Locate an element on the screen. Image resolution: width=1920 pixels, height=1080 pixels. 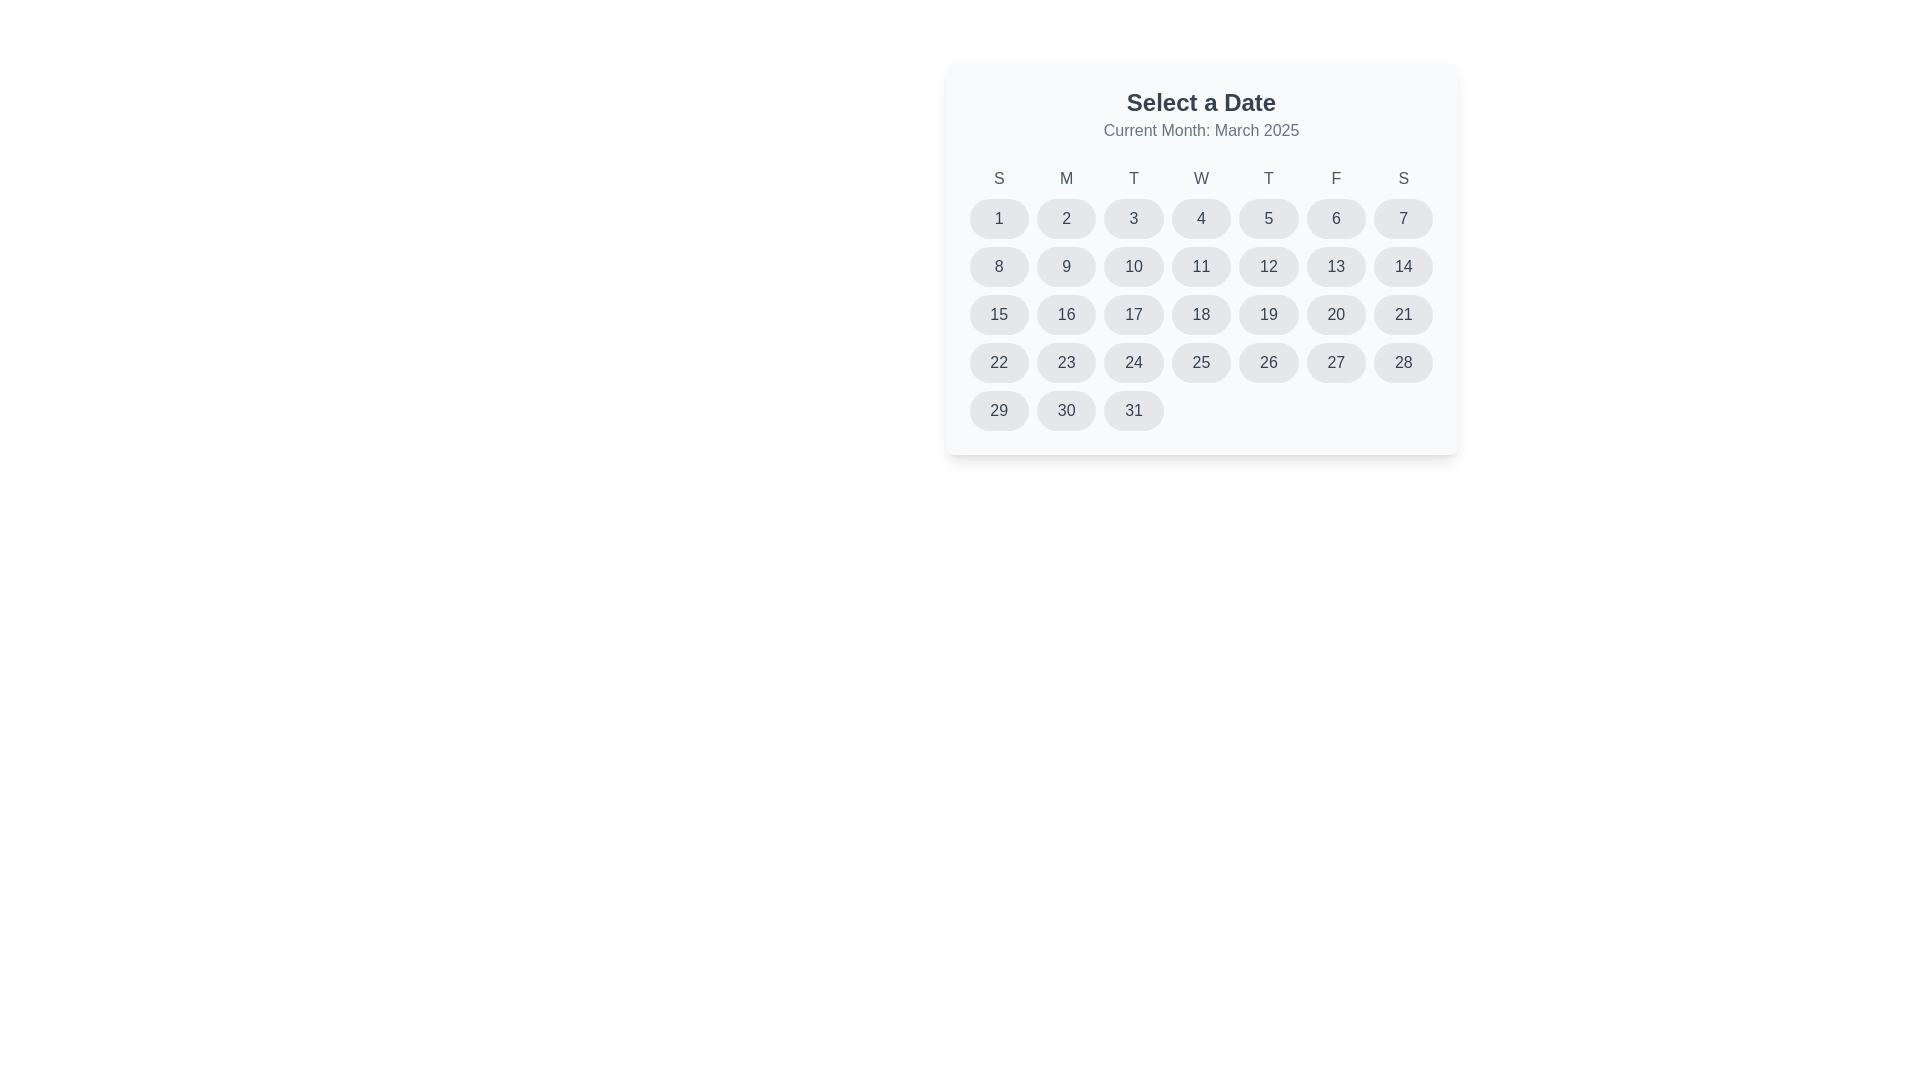
the button representing the date '14' in the calendar grid under the label 'F' is located at coordinates (1402, 265).